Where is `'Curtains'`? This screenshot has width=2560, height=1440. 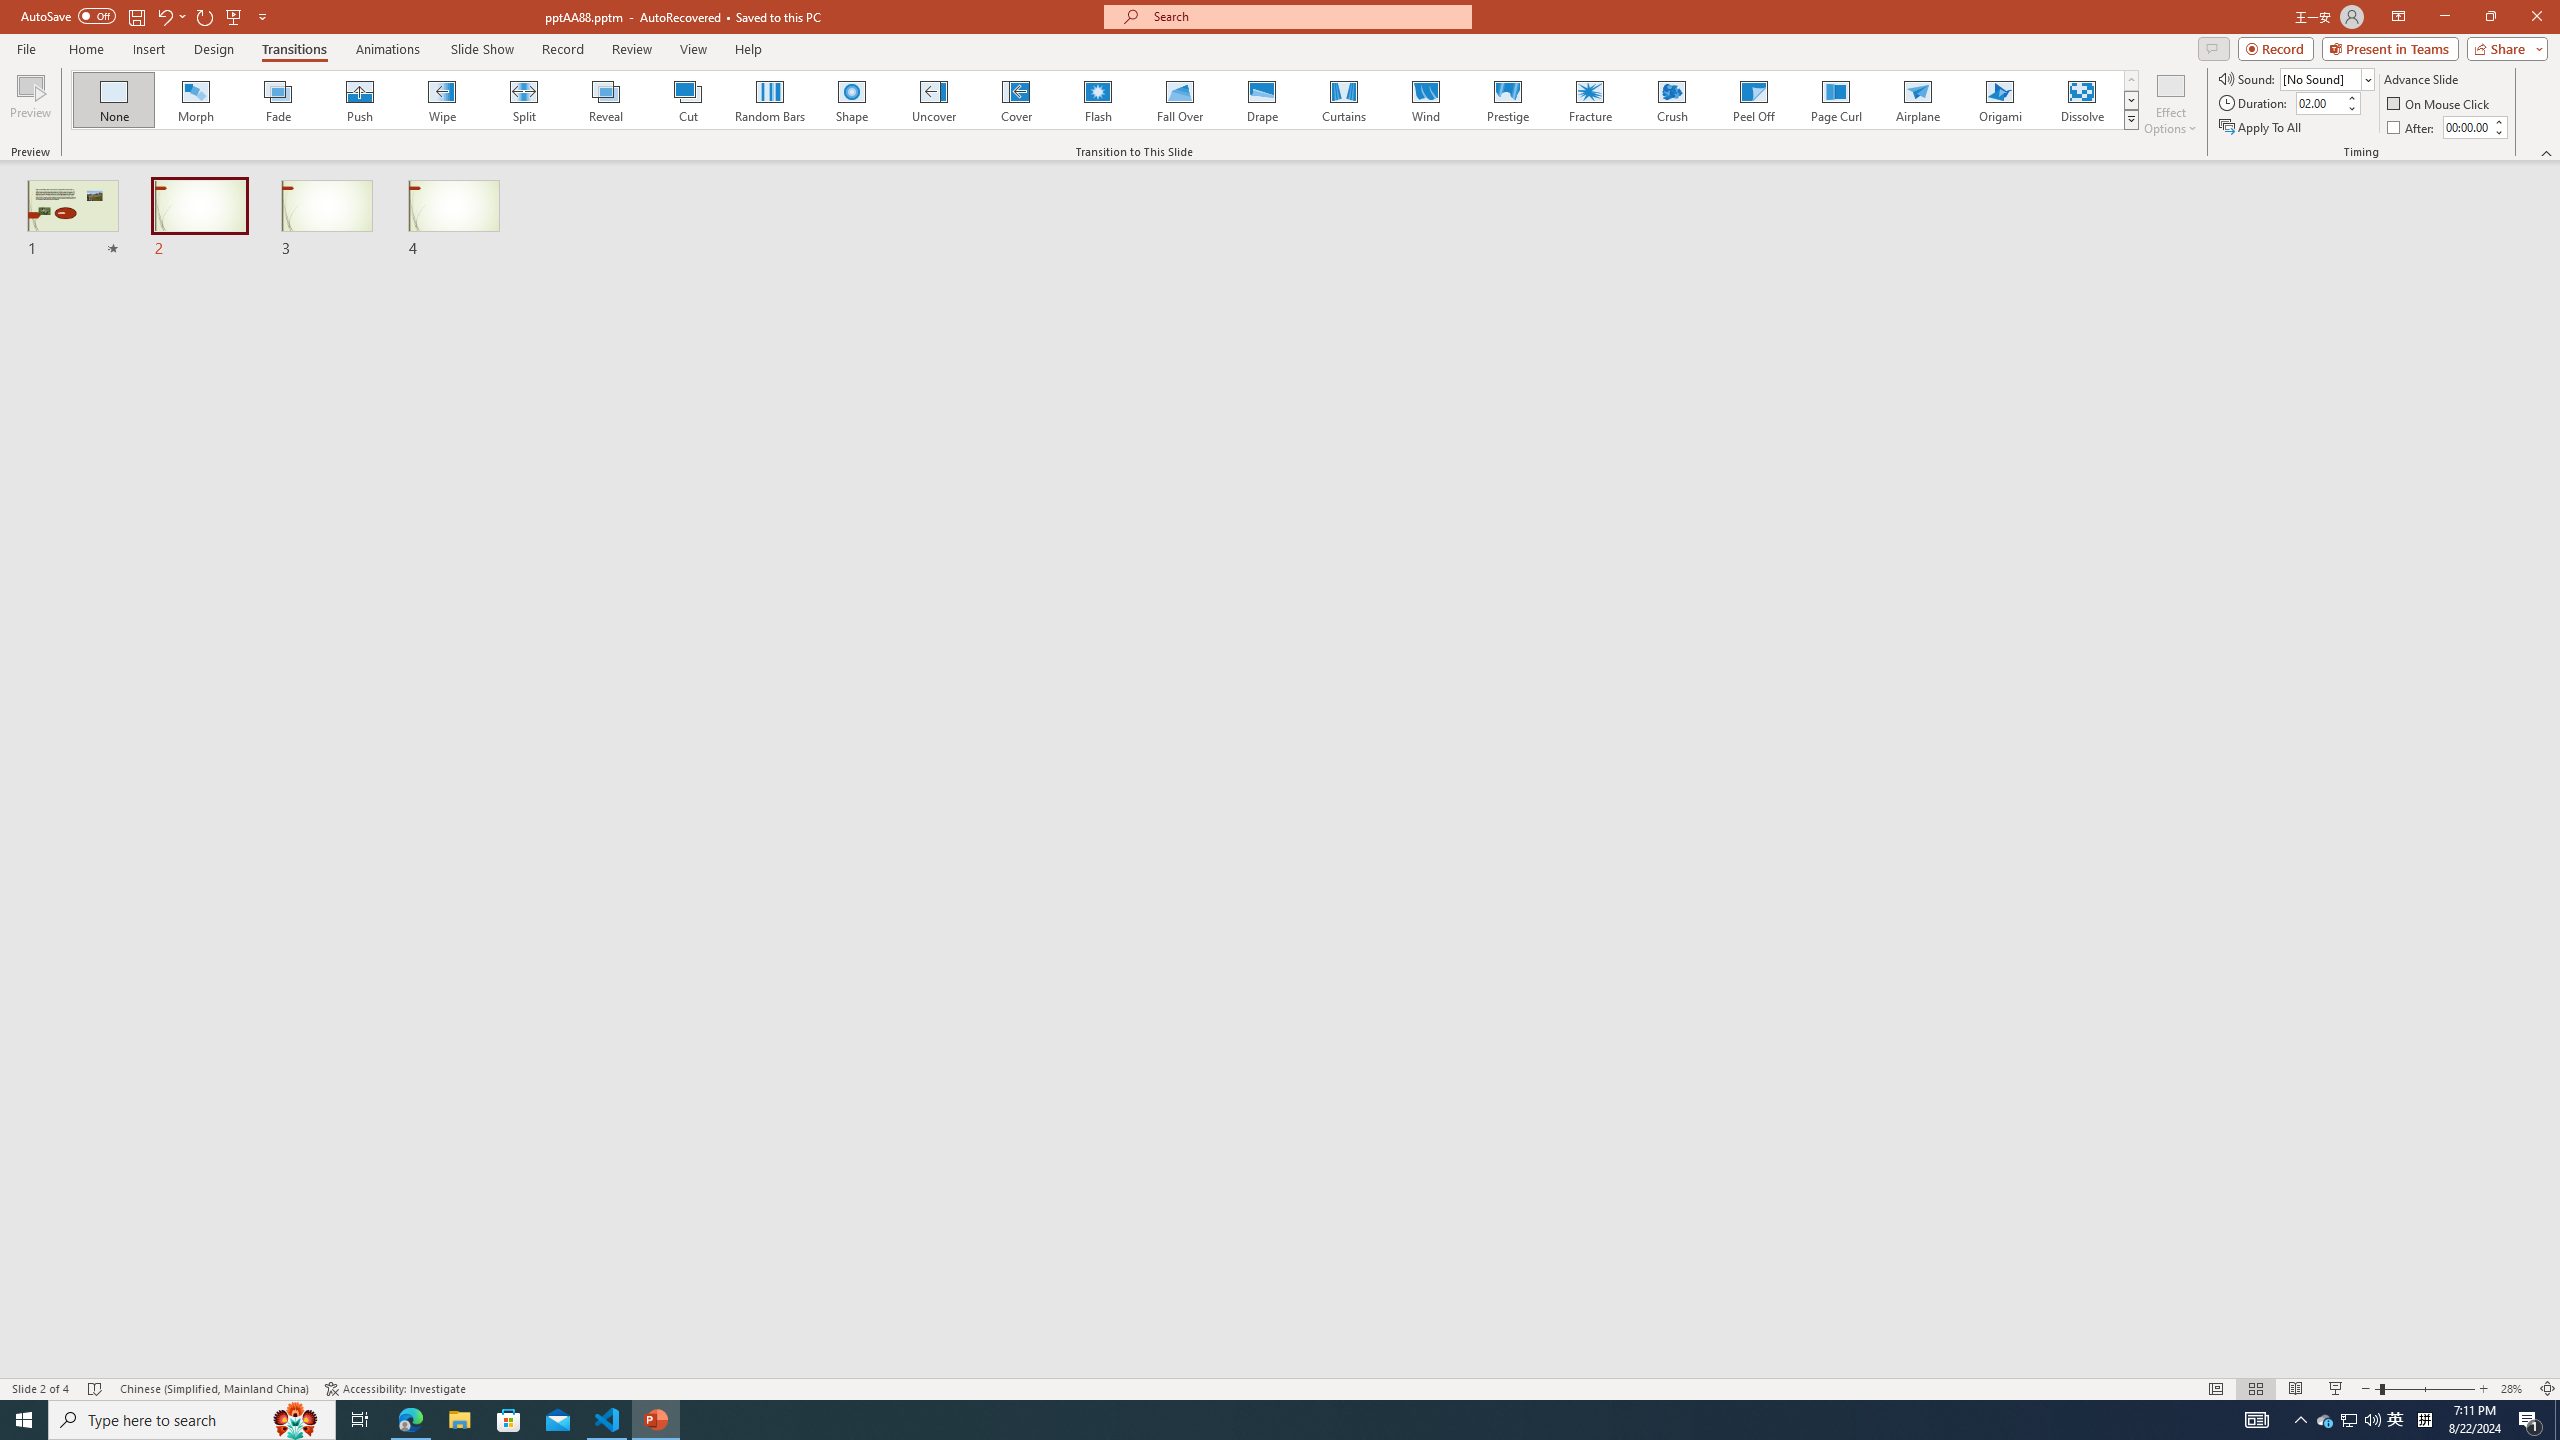 'Curtains' is located at coordinates (1344, 99).